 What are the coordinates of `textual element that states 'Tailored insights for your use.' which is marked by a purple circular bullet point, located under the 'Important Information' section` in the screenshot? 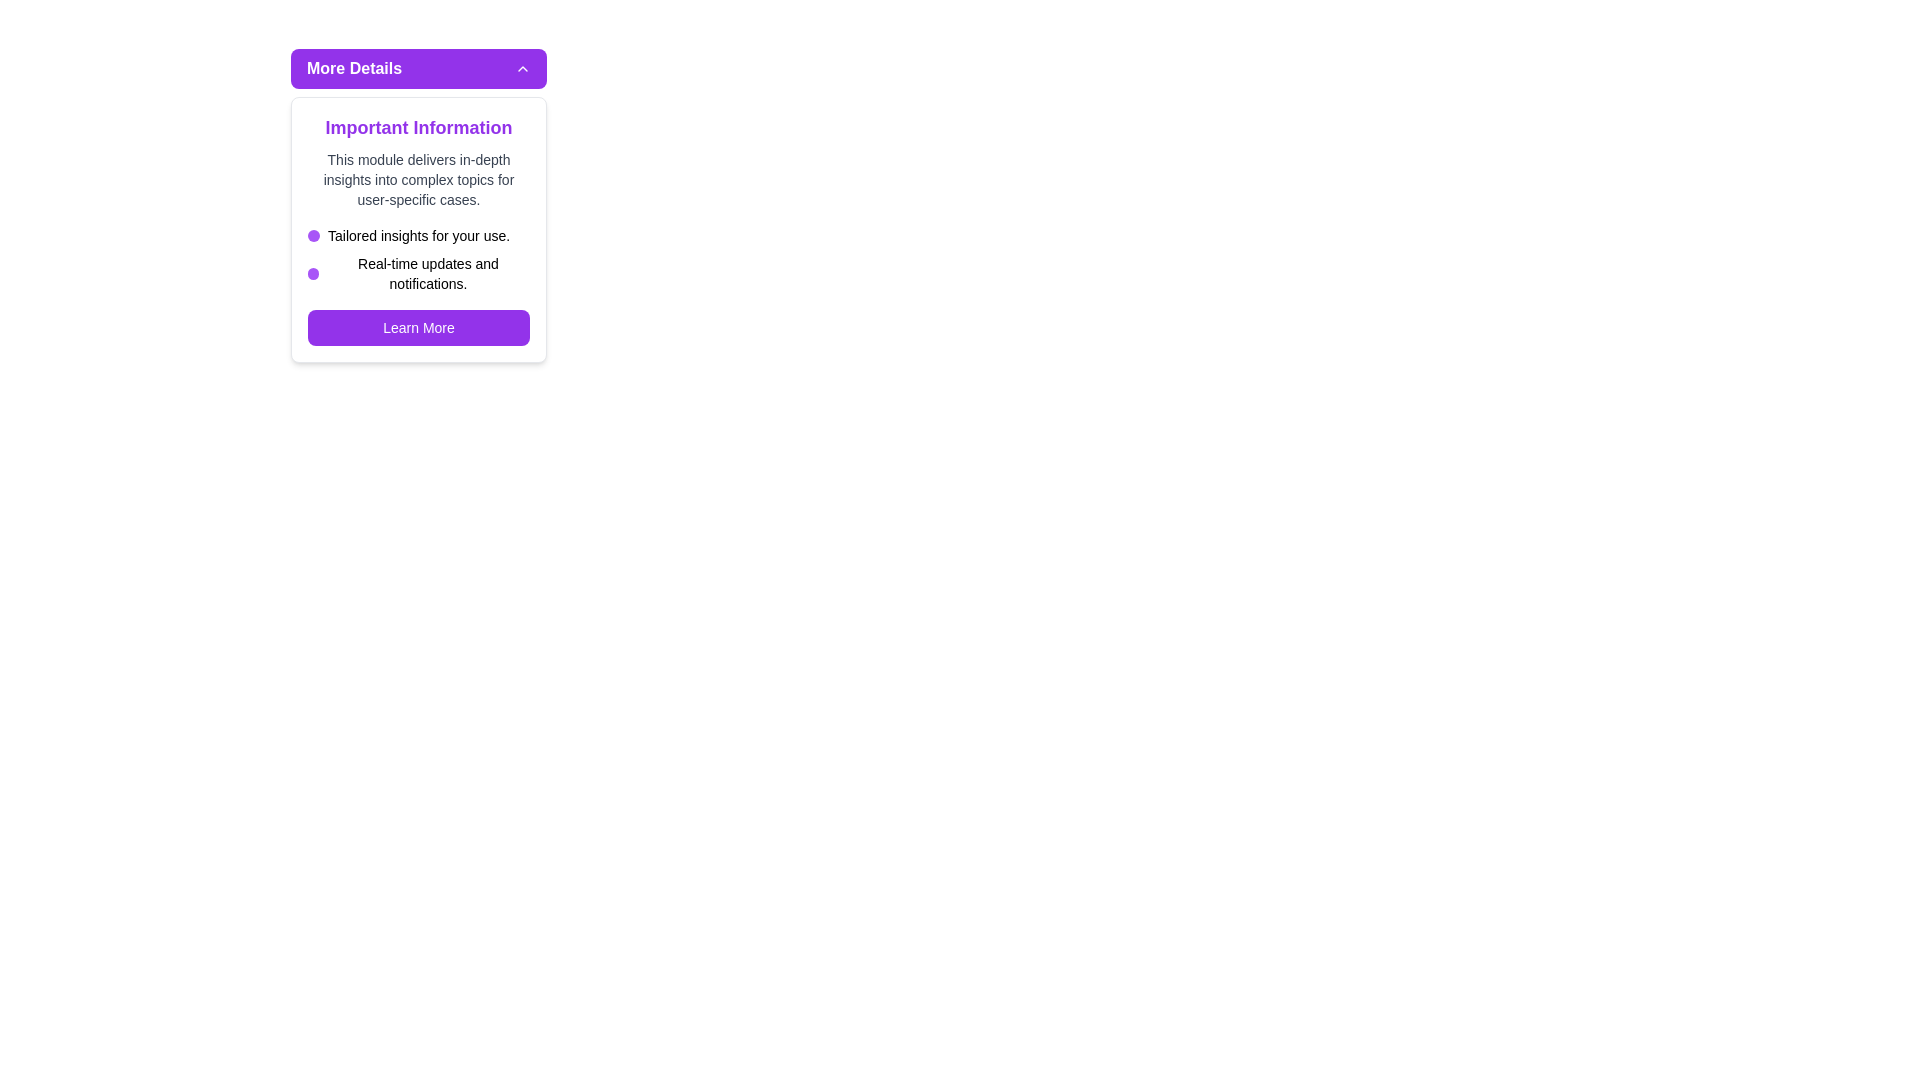 It's located at (417, 234).